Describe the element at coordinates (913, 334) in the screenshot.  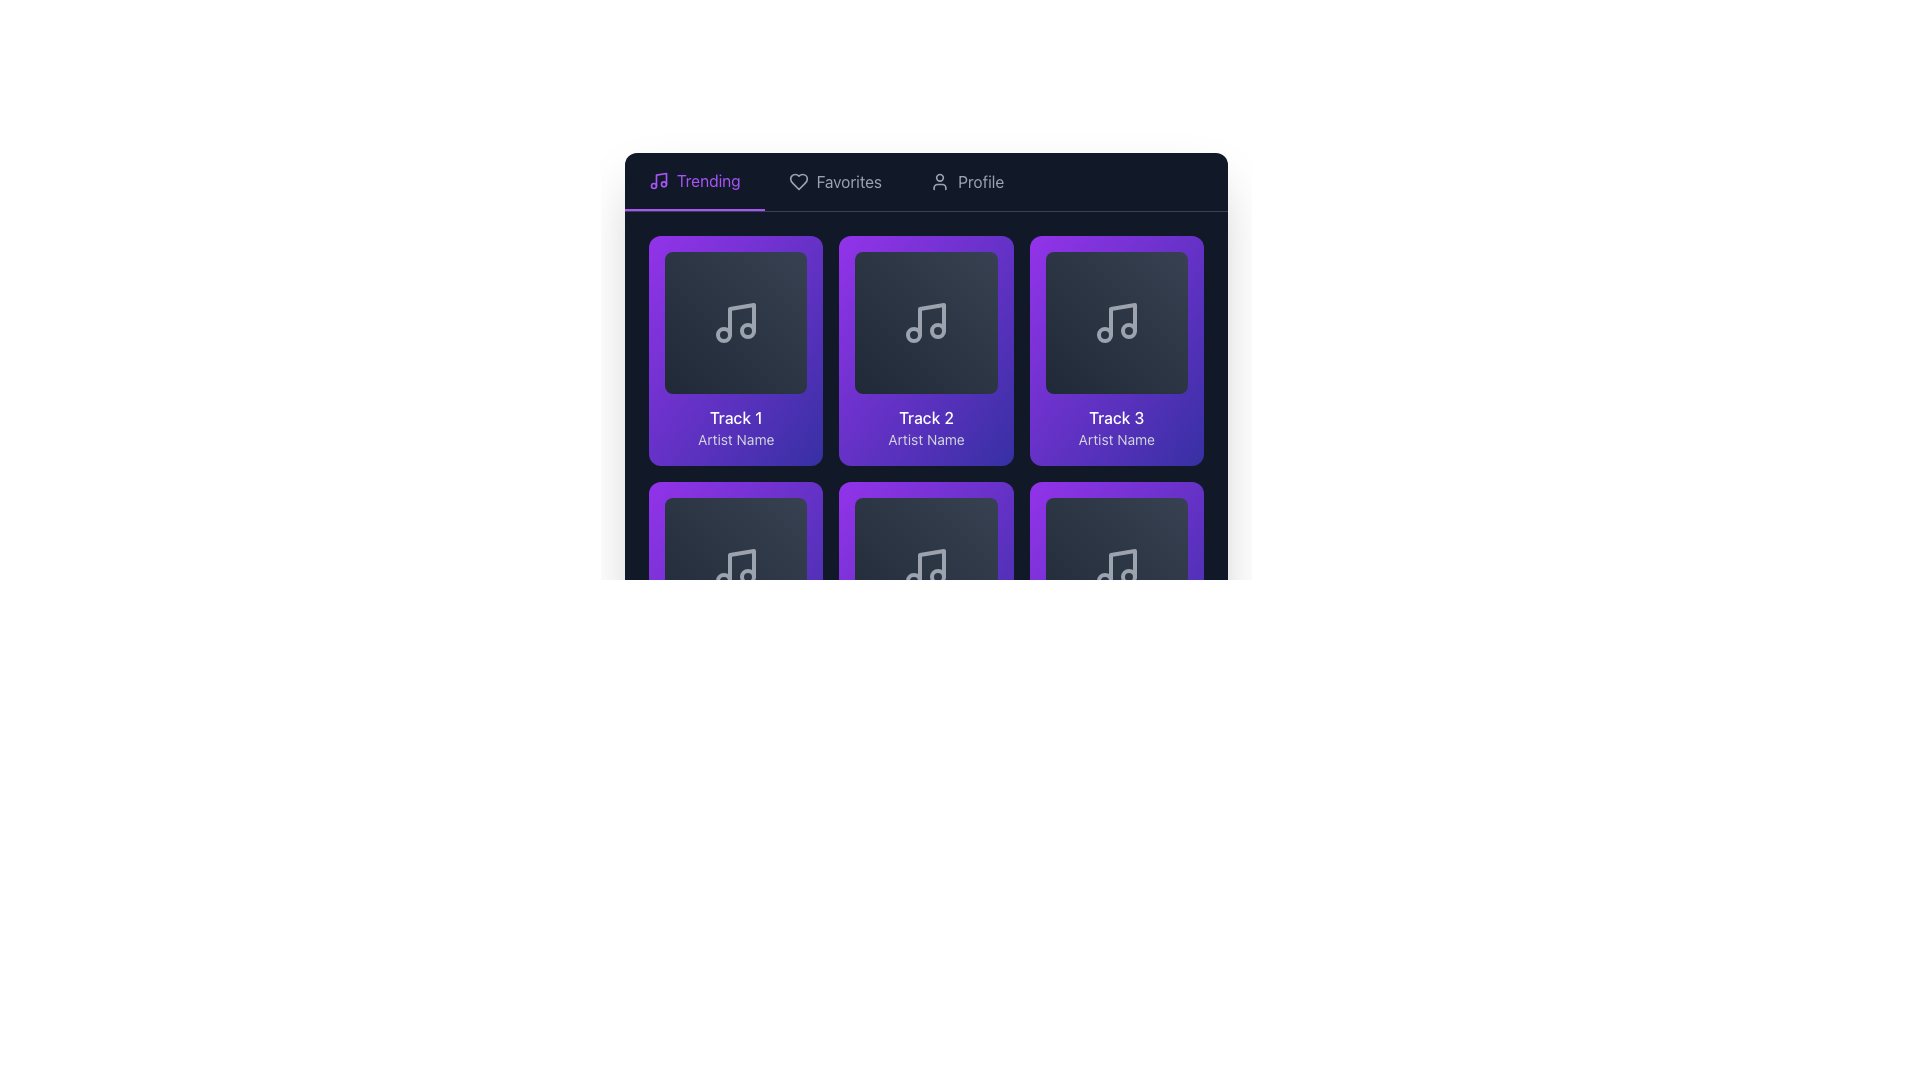
I see `the small circular shape within the music icon on the card labeled 'Track 2', which is positioned in the top row of the grid layout` at that location.